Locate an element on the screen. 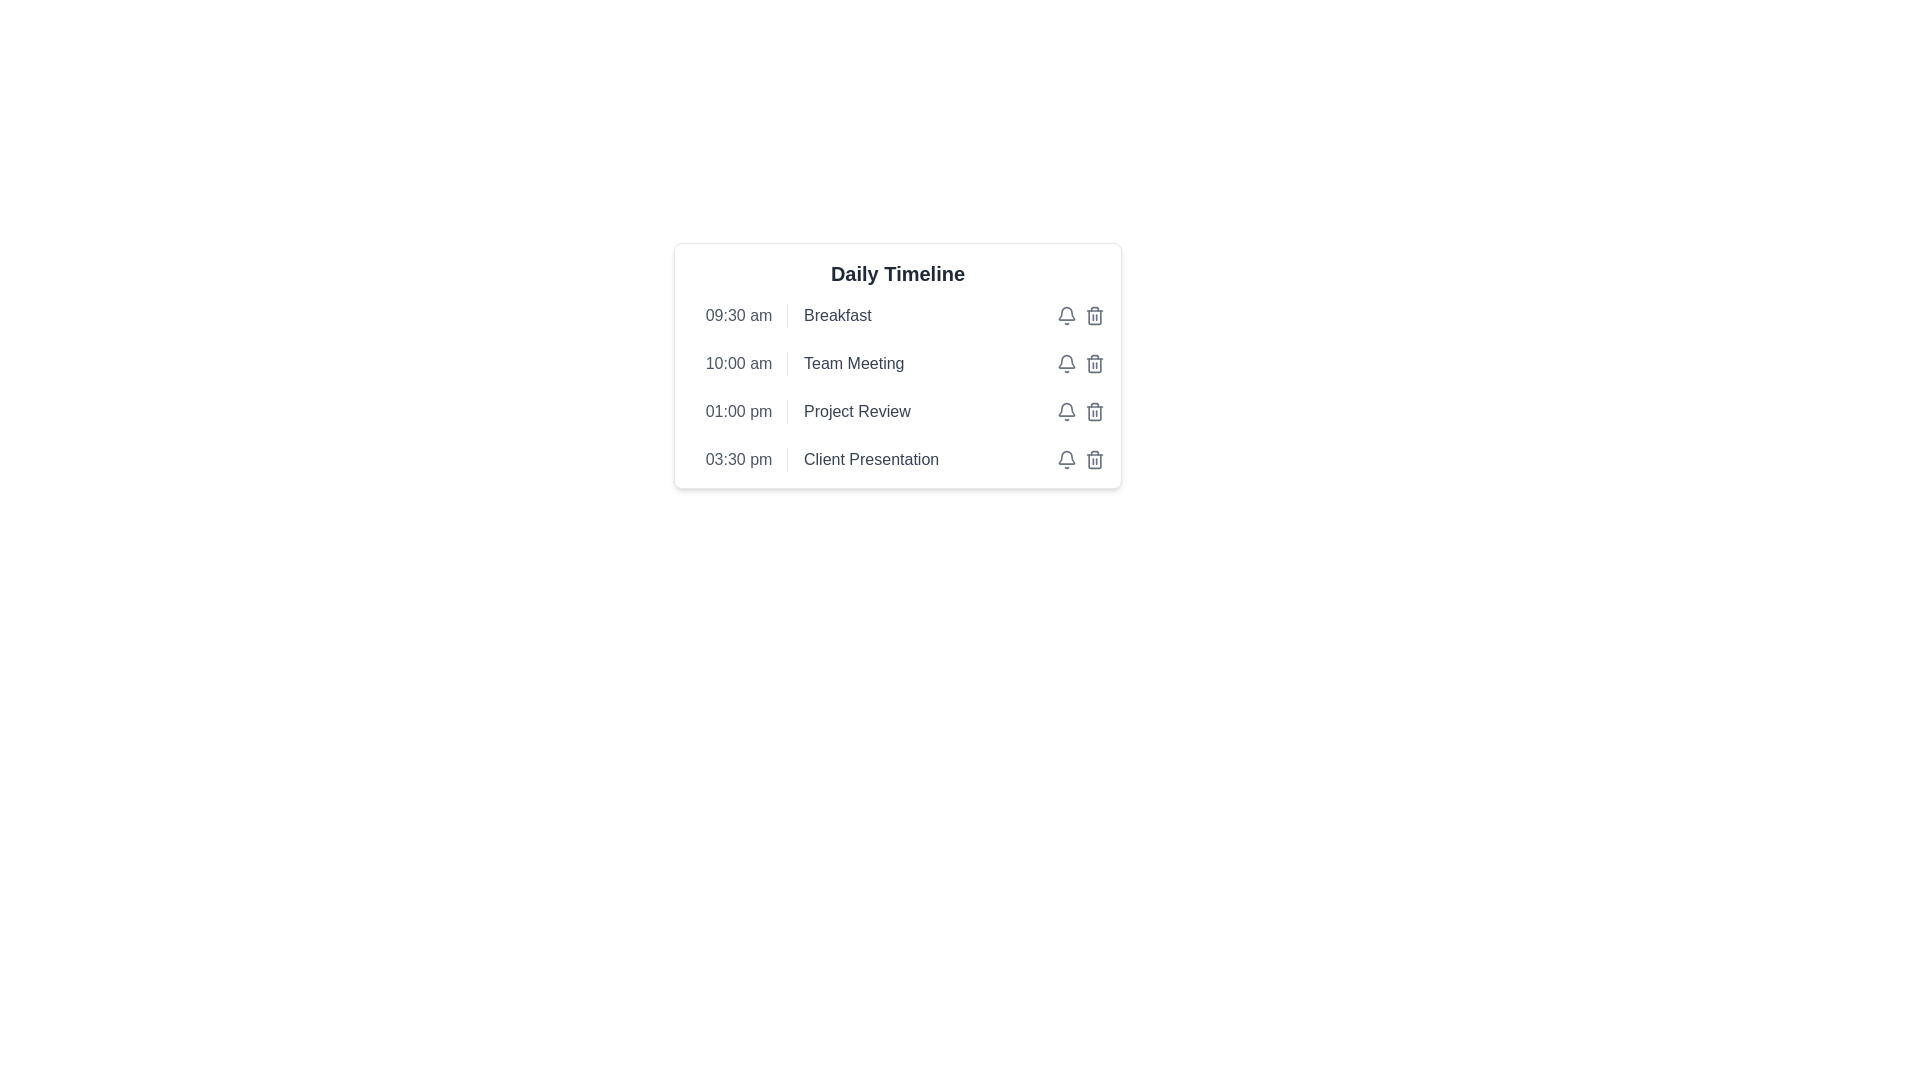  text label indicating 'Breakfast' scheduled for 9:30 AM, which is the first text label in the Daily Timeline card interface, positioned to the right of the '09:30 am' time slot is located at coordinates (837, 315).